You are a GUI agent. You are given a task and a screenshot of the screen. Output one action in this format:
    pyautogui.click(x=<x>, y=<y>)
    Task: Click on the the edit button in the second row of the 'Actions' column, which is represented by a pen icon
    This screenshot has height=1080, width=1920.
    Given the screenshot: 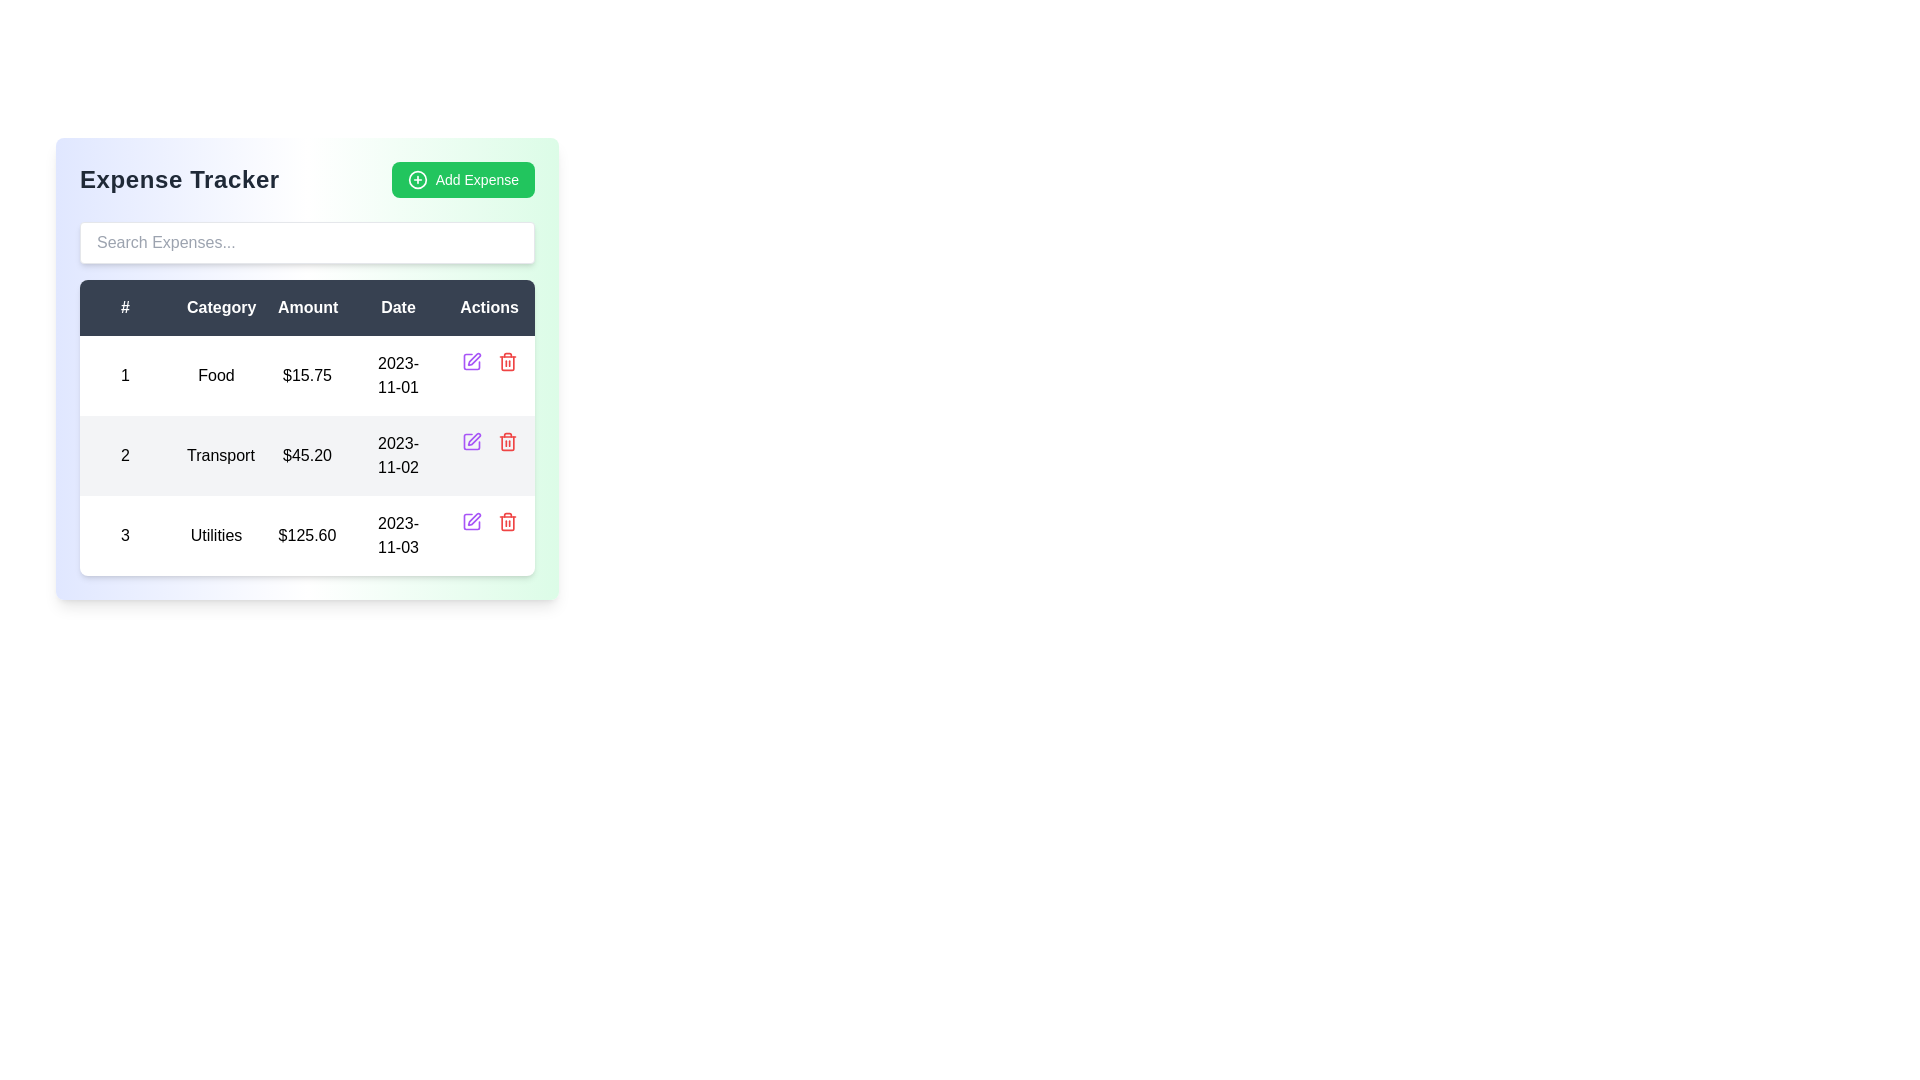 What is the action you would take?
    pyautogui.click(x=470, y=362)
    